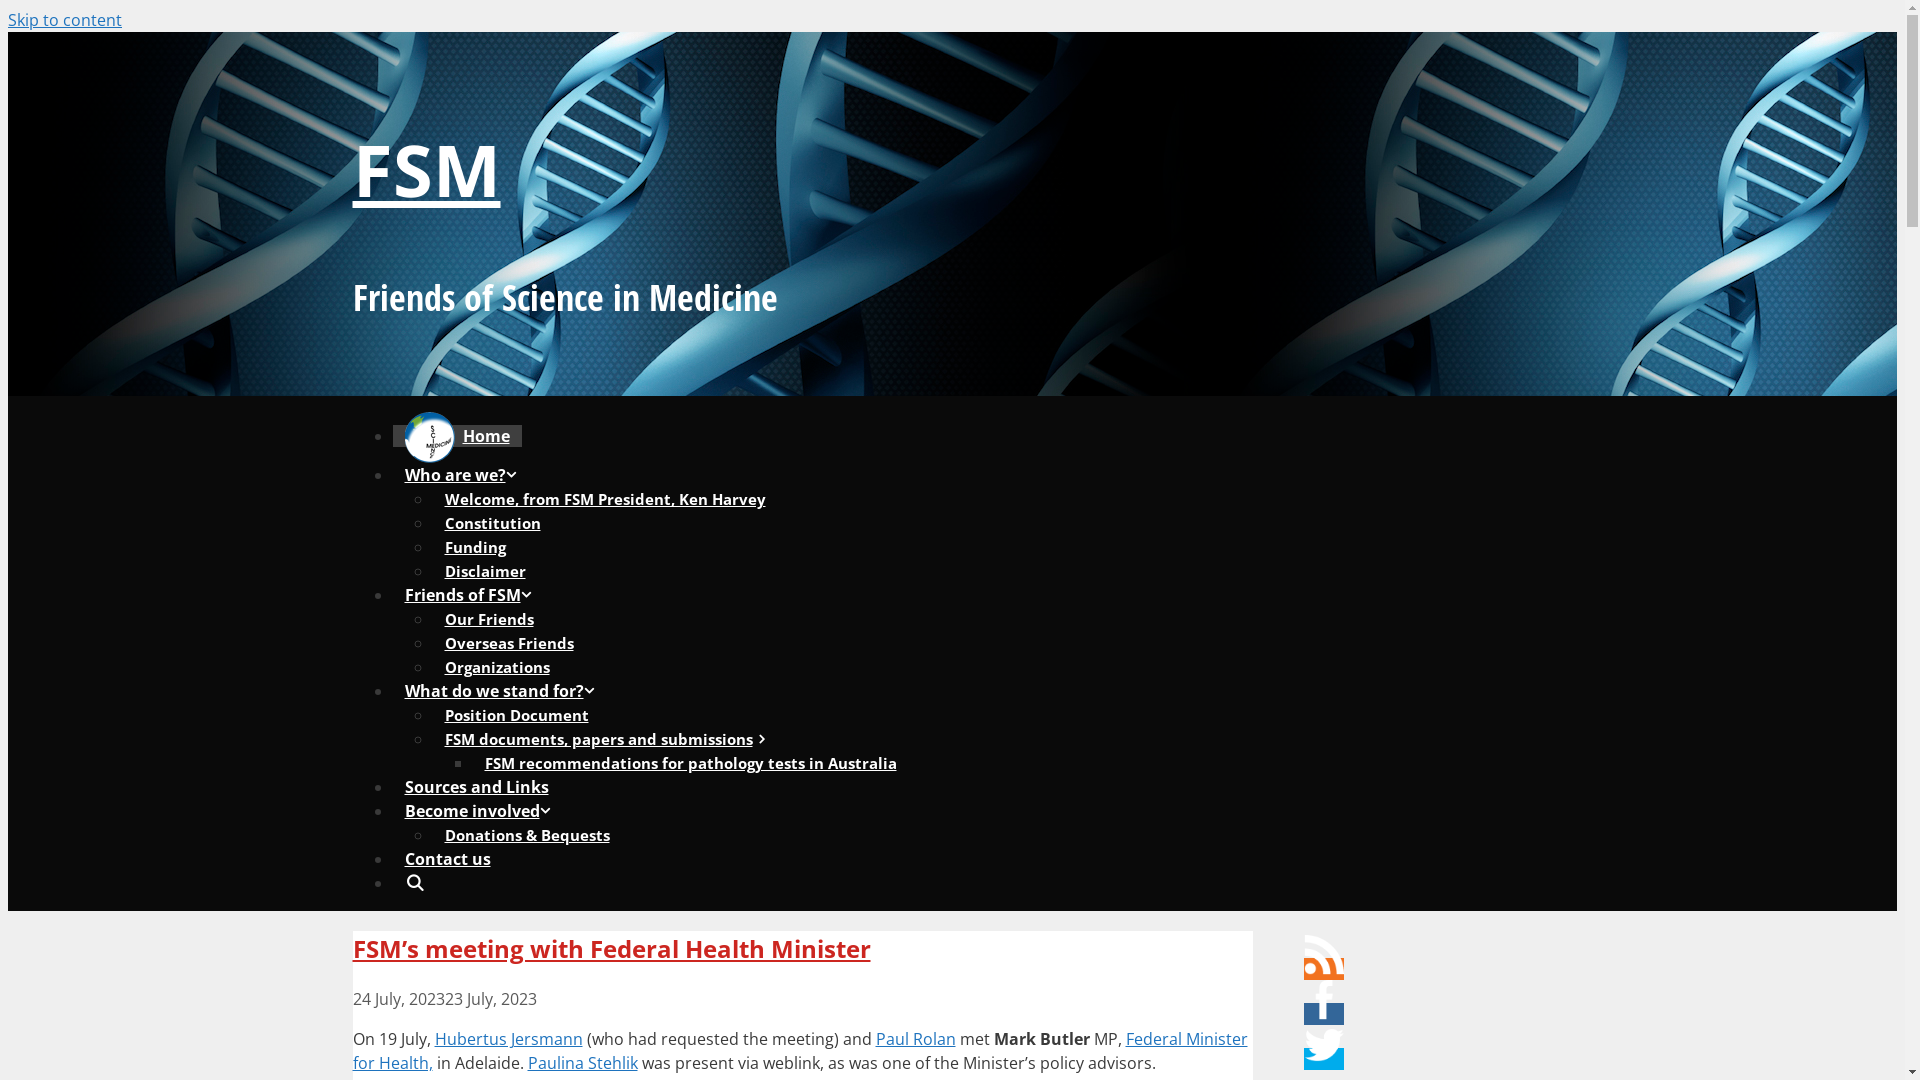  What do you see at coordinates (8, 19) in the screenshot?
I see `'Skip to content'` at bounding box center [8, 19].